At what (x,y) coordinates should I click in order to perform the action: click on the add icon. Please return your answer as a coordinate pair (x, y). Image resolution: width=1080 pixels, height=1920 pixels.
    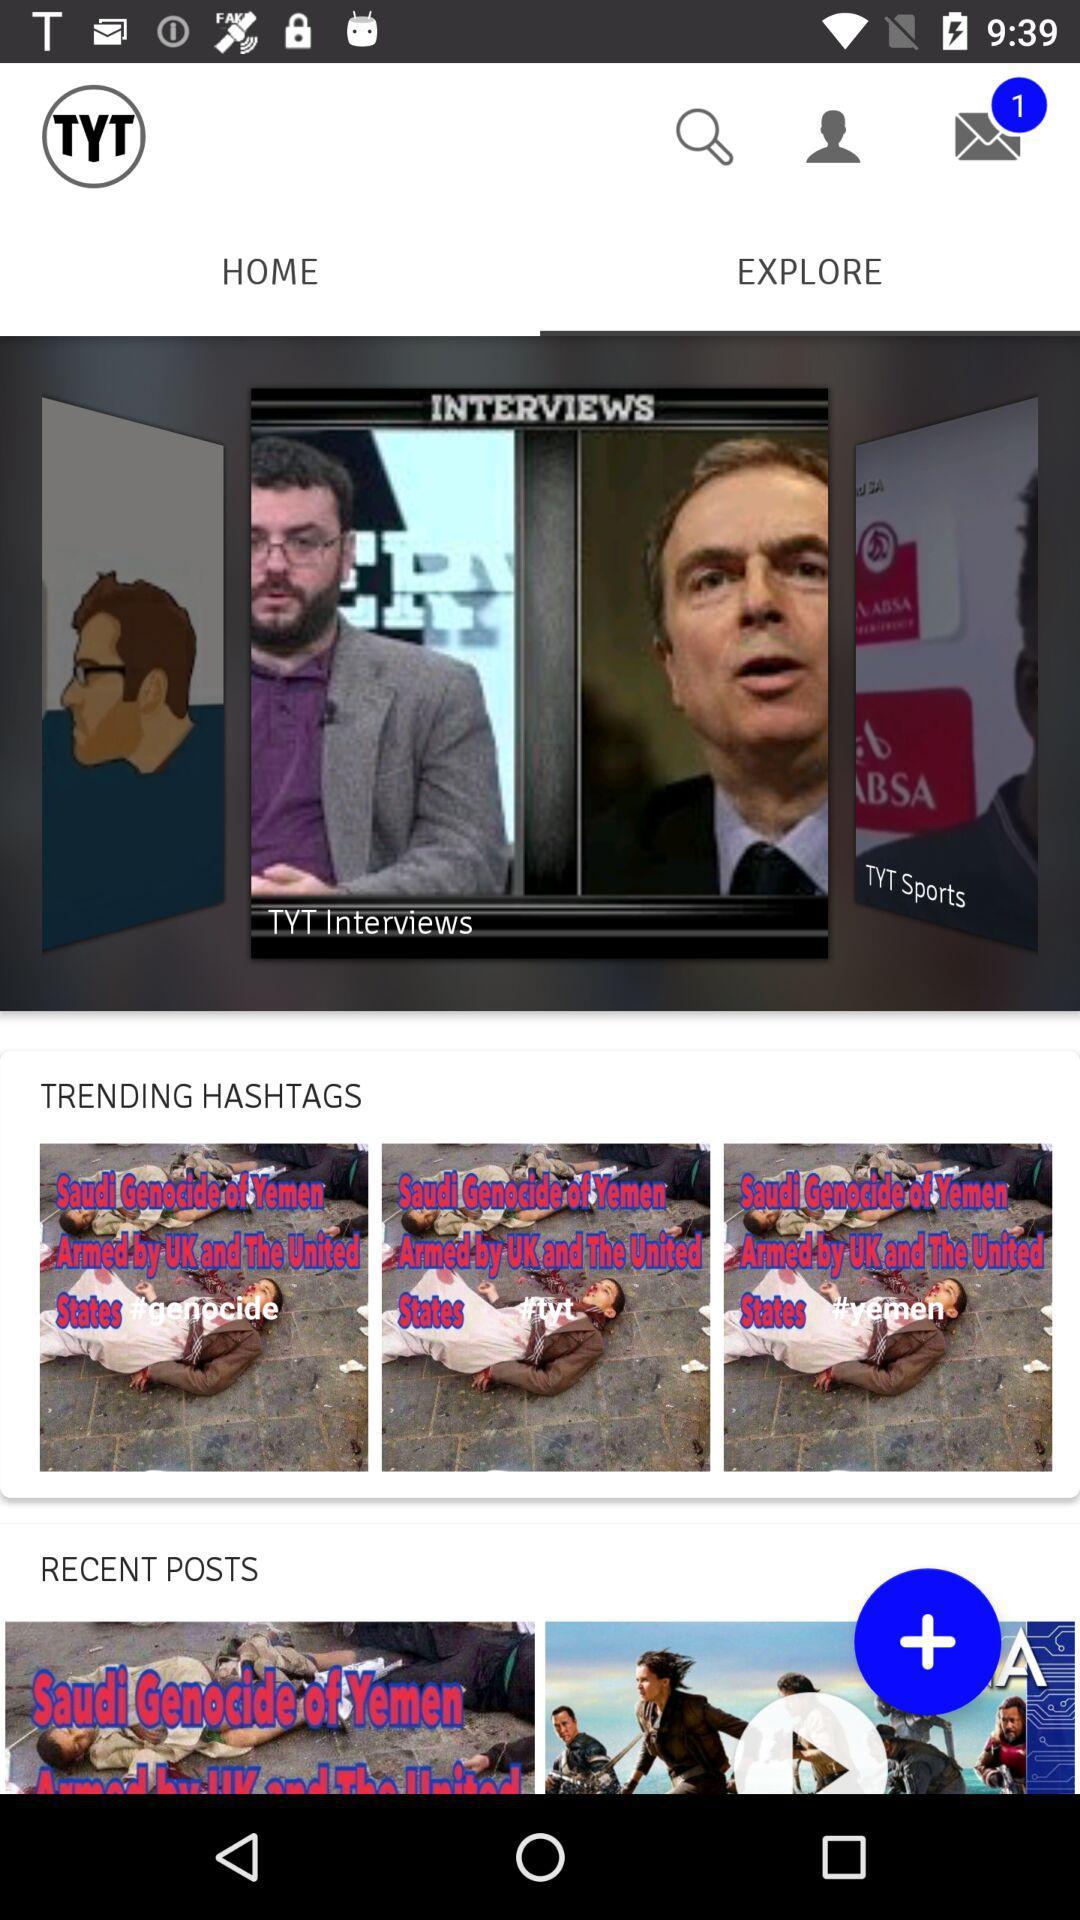
    Looking at the image, I should click on (927, 1641).